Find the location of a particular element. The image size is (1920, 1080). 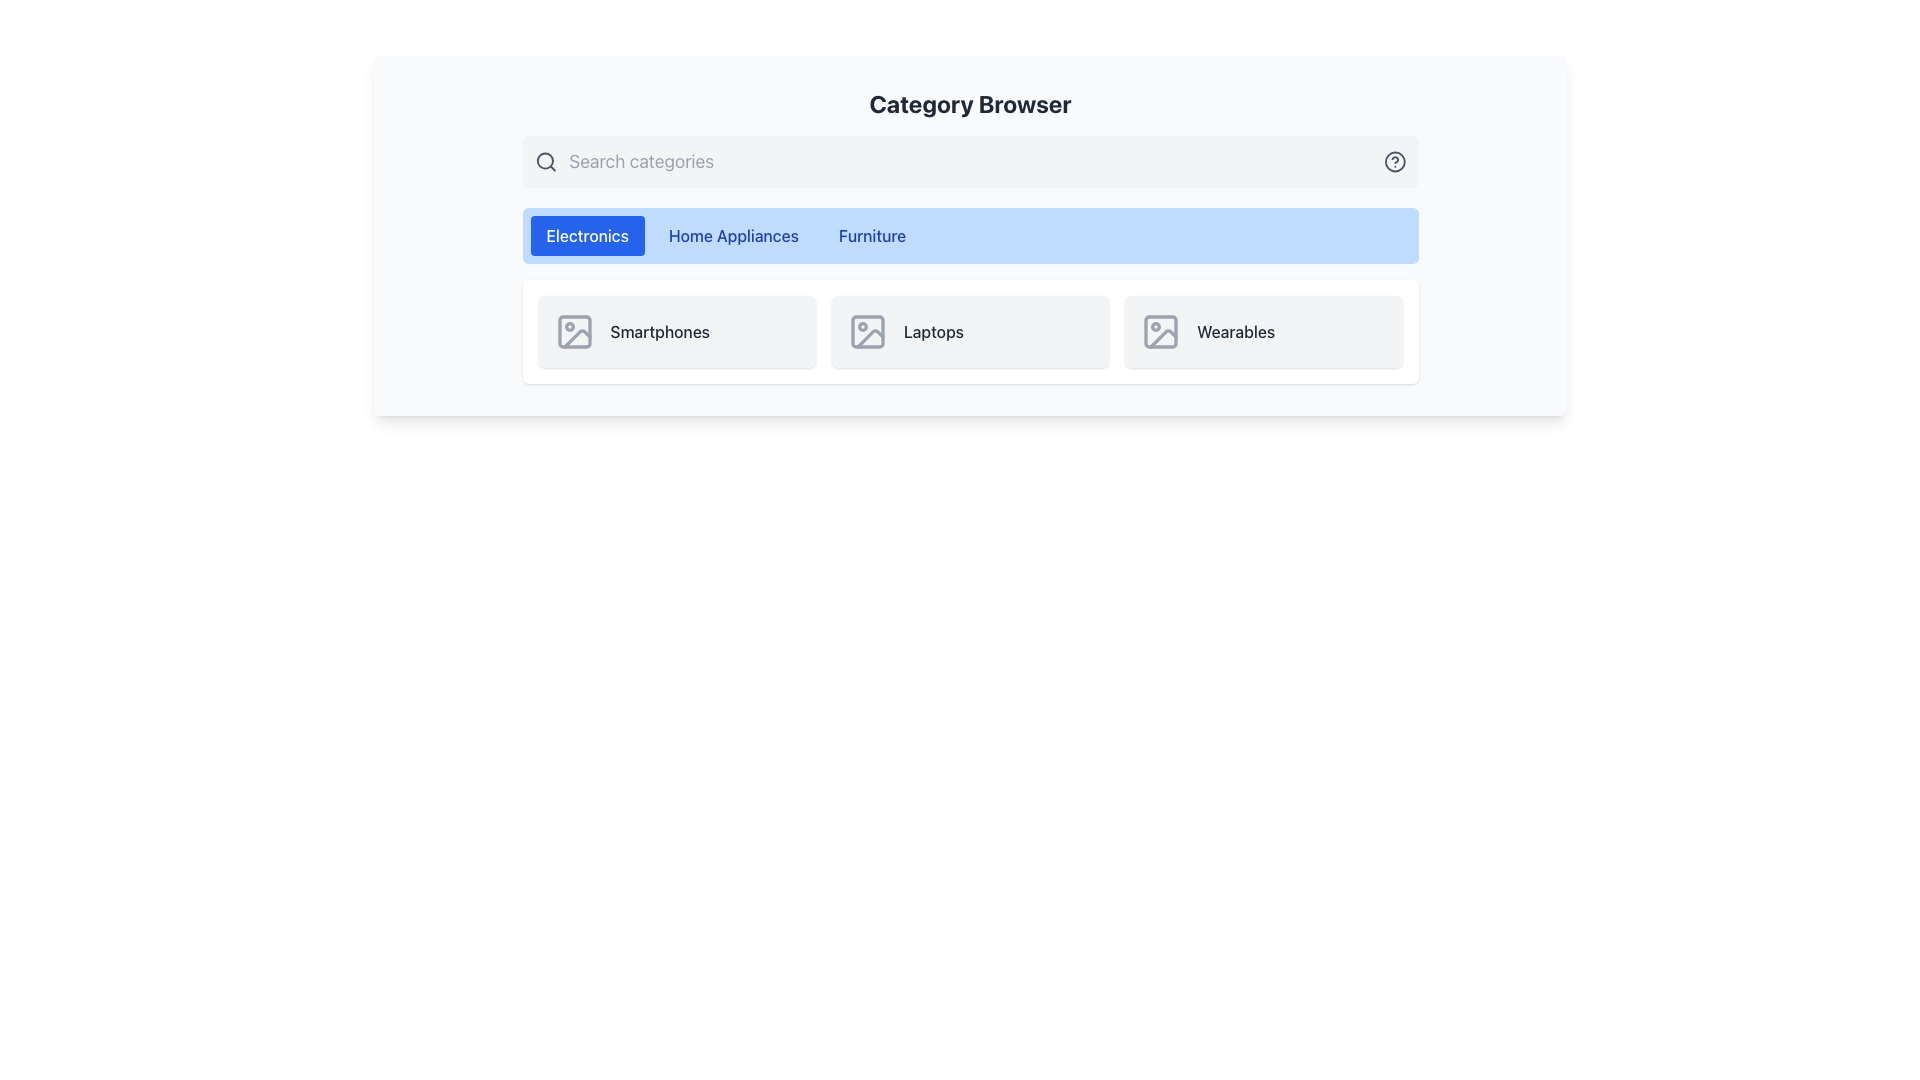

the 'Smartphones' category selector button, which is the first item in the horizontal grid under the 'Electronics' tab is located at coordinates (677, 330).